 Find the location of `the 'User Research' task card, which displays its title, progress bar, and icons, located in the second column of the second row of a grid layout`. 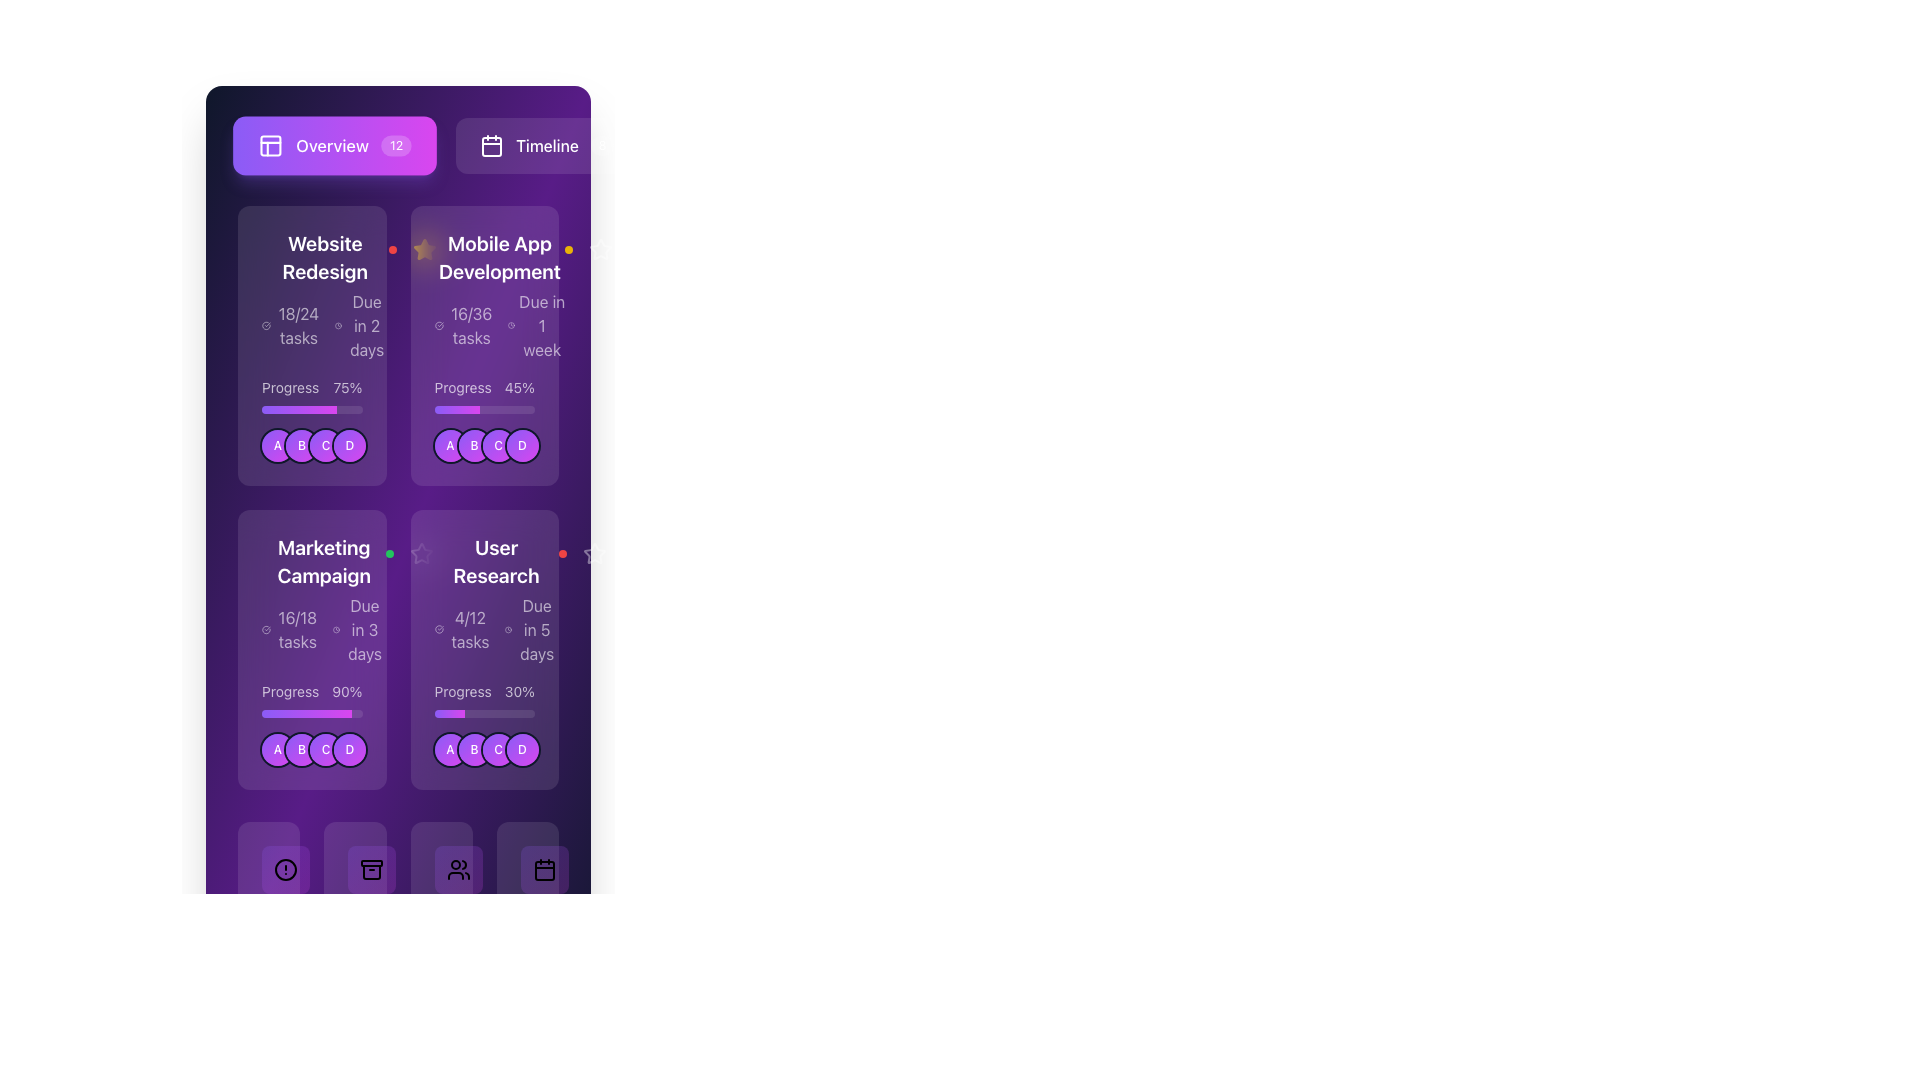

the 'User Research' task card, which displays its title, progress bar, and icons, located in the second column of the second row of a grid layout is located at coordinates (484, 650).